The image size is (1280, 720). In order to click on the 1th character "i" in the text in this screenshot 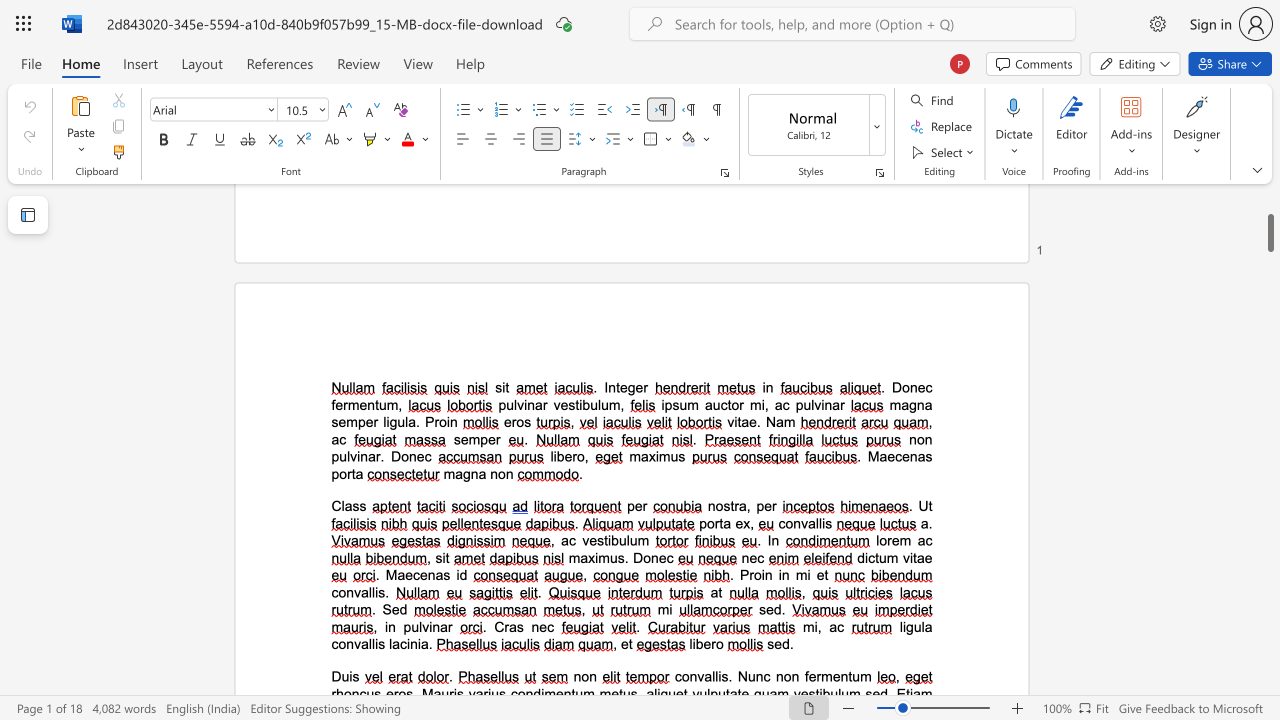, I will do `click(376, 591)`.